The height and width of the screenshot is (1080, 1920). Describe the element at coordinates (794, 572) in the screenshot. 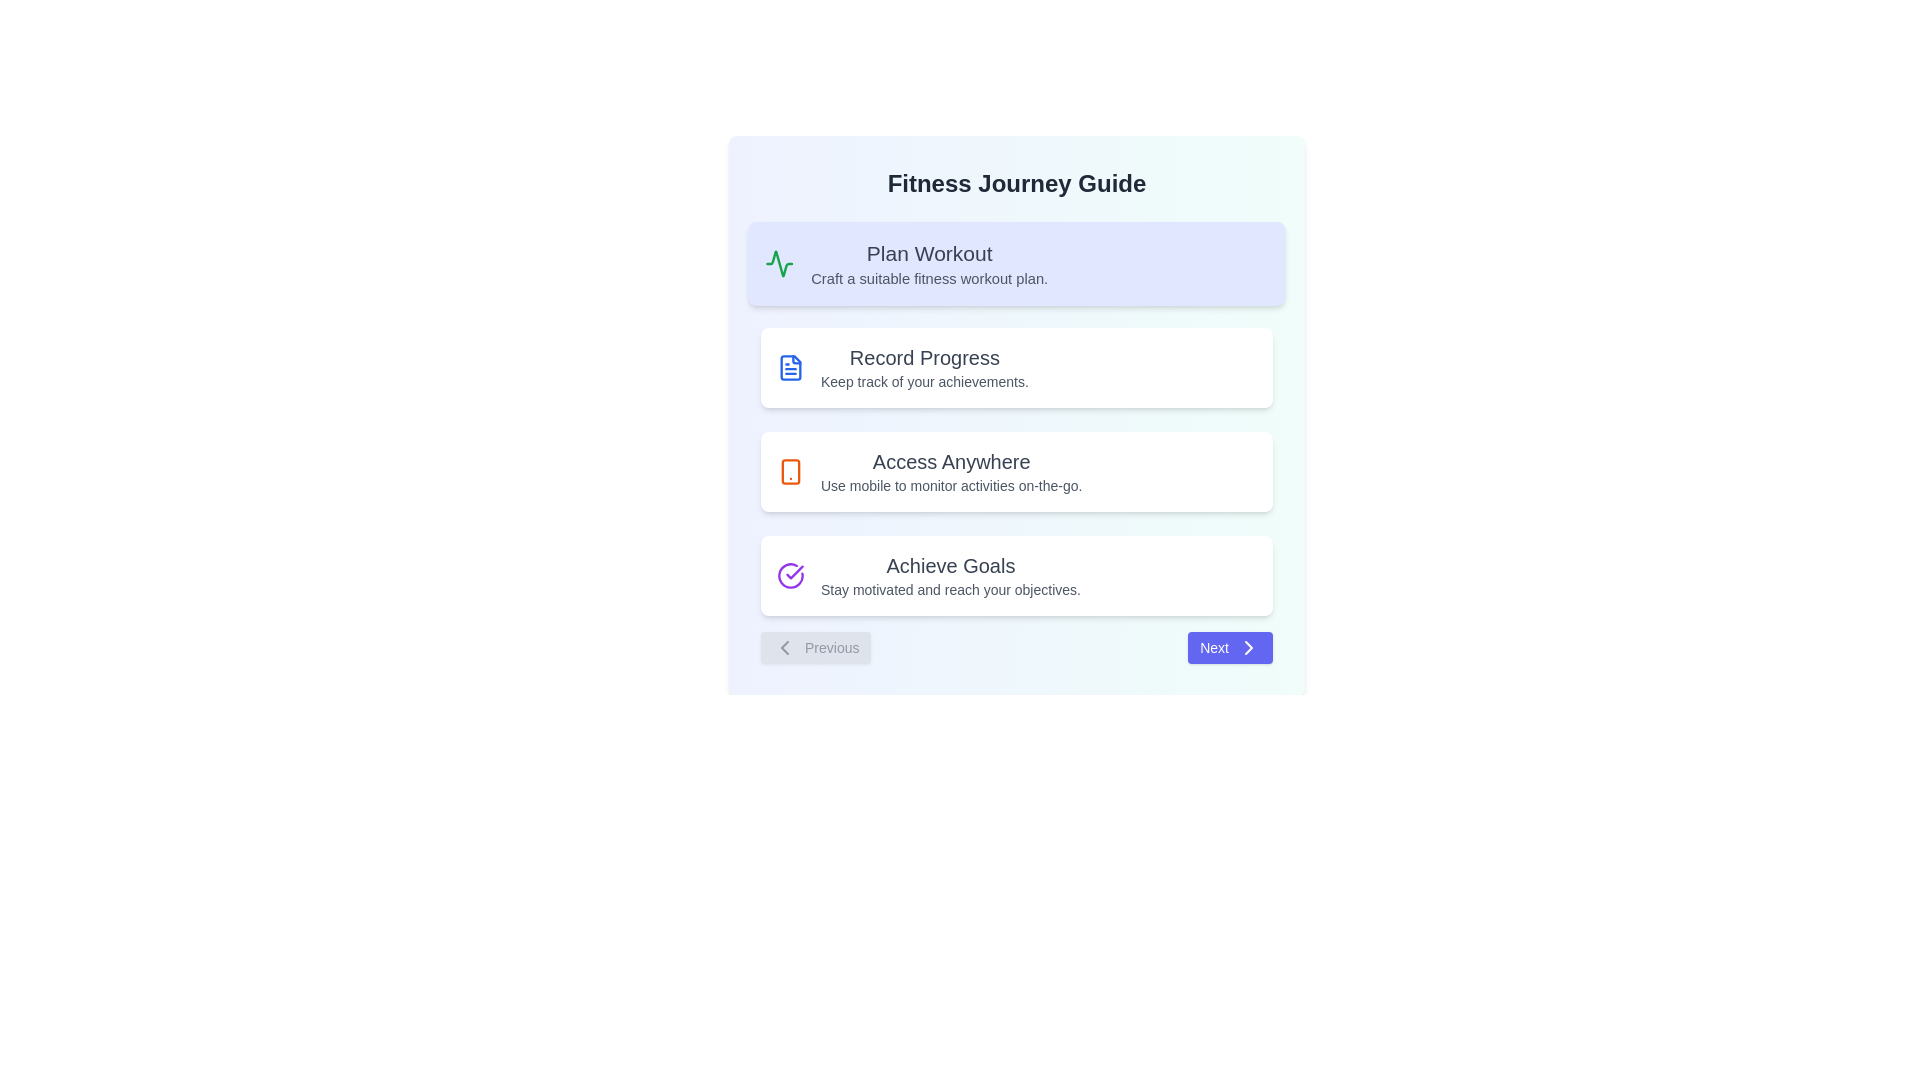

I see `the small purple checkmark icon, which is centrally positioned within a circular area to the left of the 'Achieve Goals' label on the fourth row of the list` at that location.